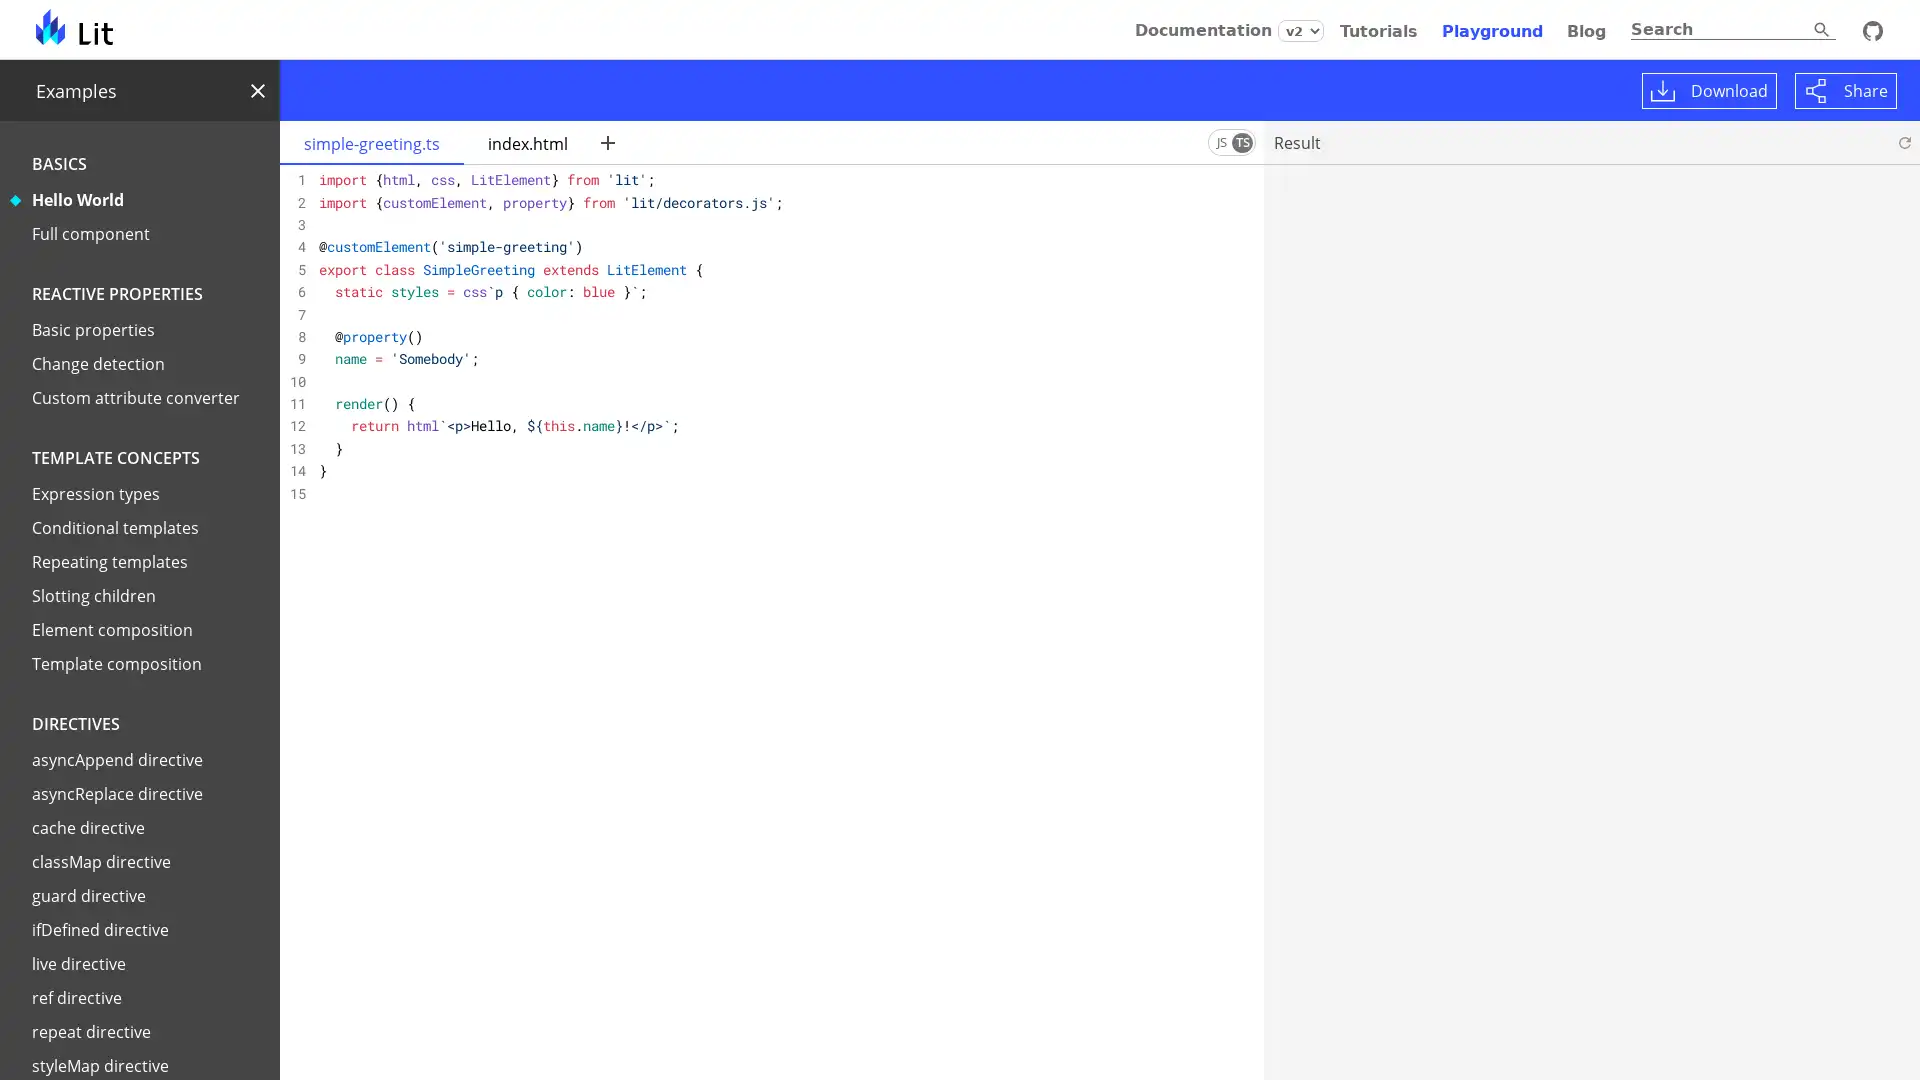  What do you see at coordinates (607, 141) in the screenshot?
I see `New file` at bounding box center [607, 141].